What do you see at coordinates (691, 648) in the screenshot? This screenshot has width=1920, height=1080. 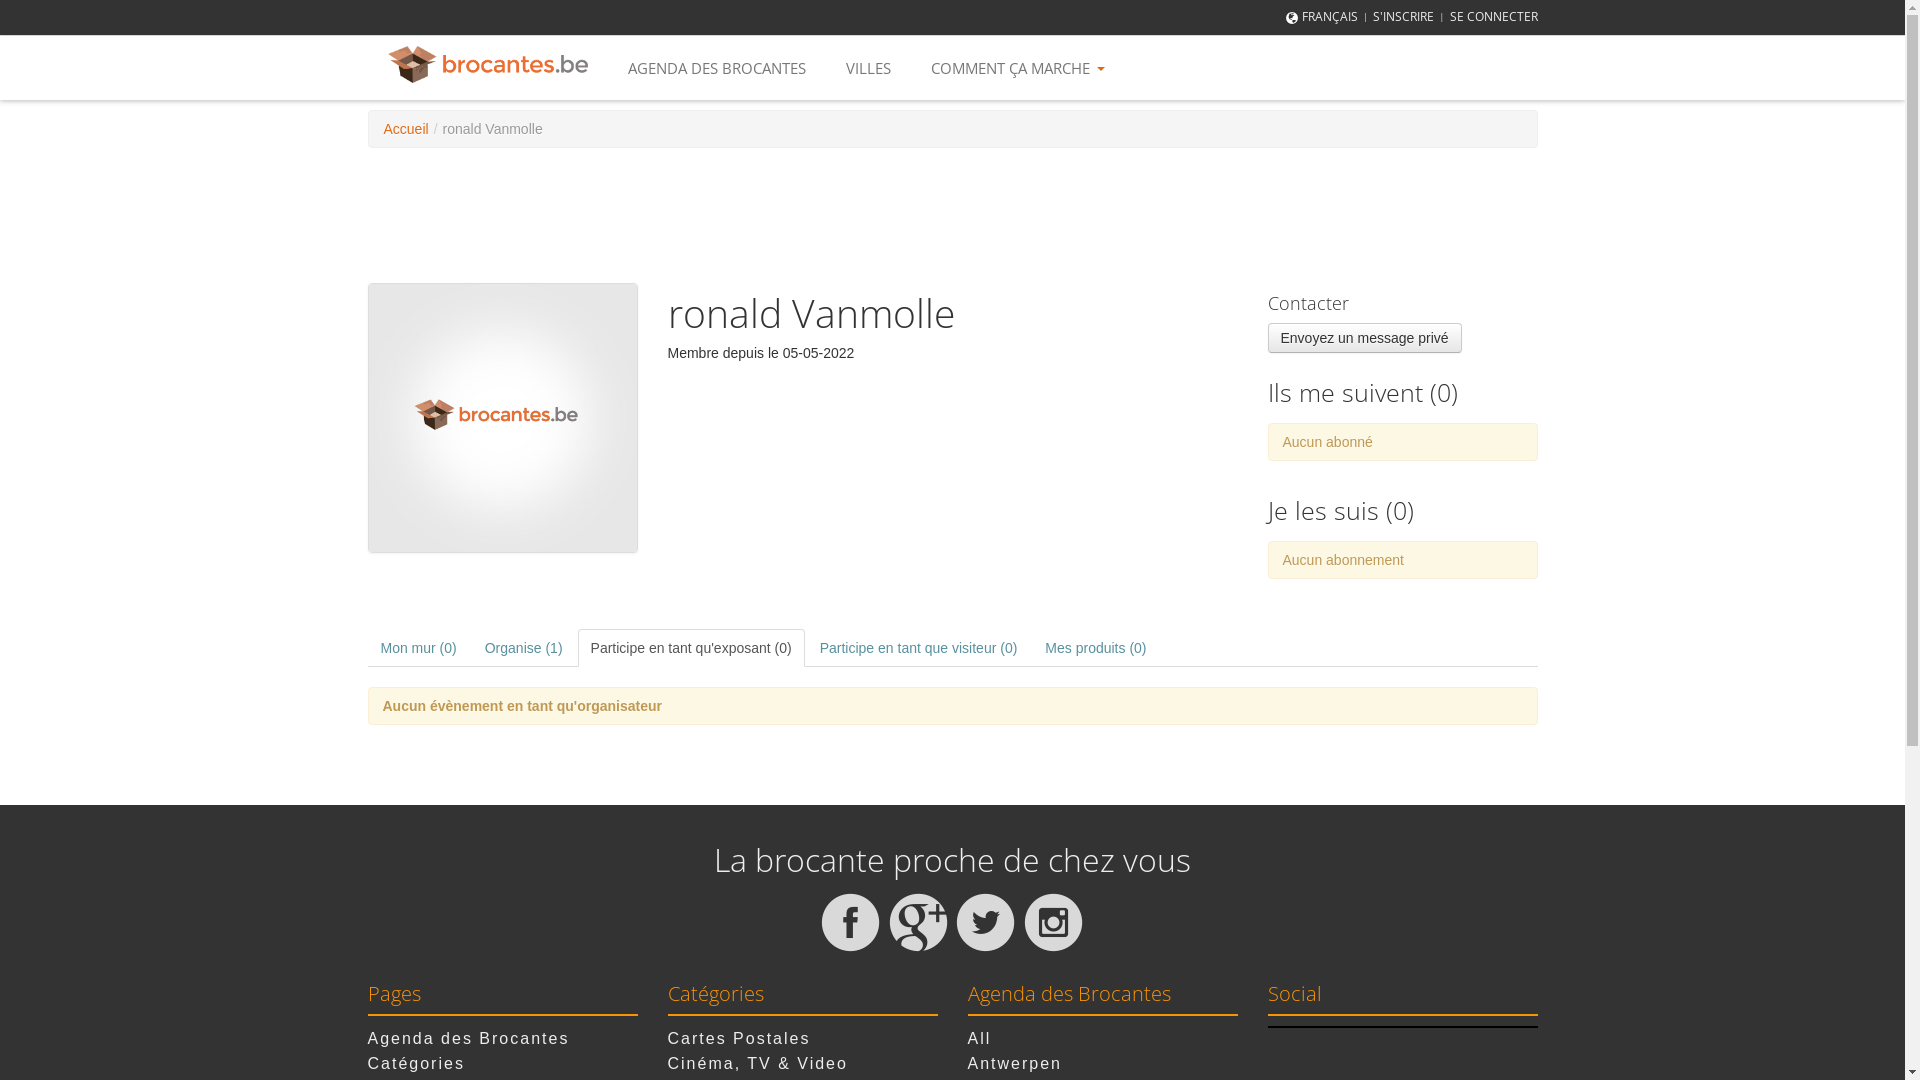 I see `'Participe en tant qu'exposant (0)'` at bounding box center [691, 648].